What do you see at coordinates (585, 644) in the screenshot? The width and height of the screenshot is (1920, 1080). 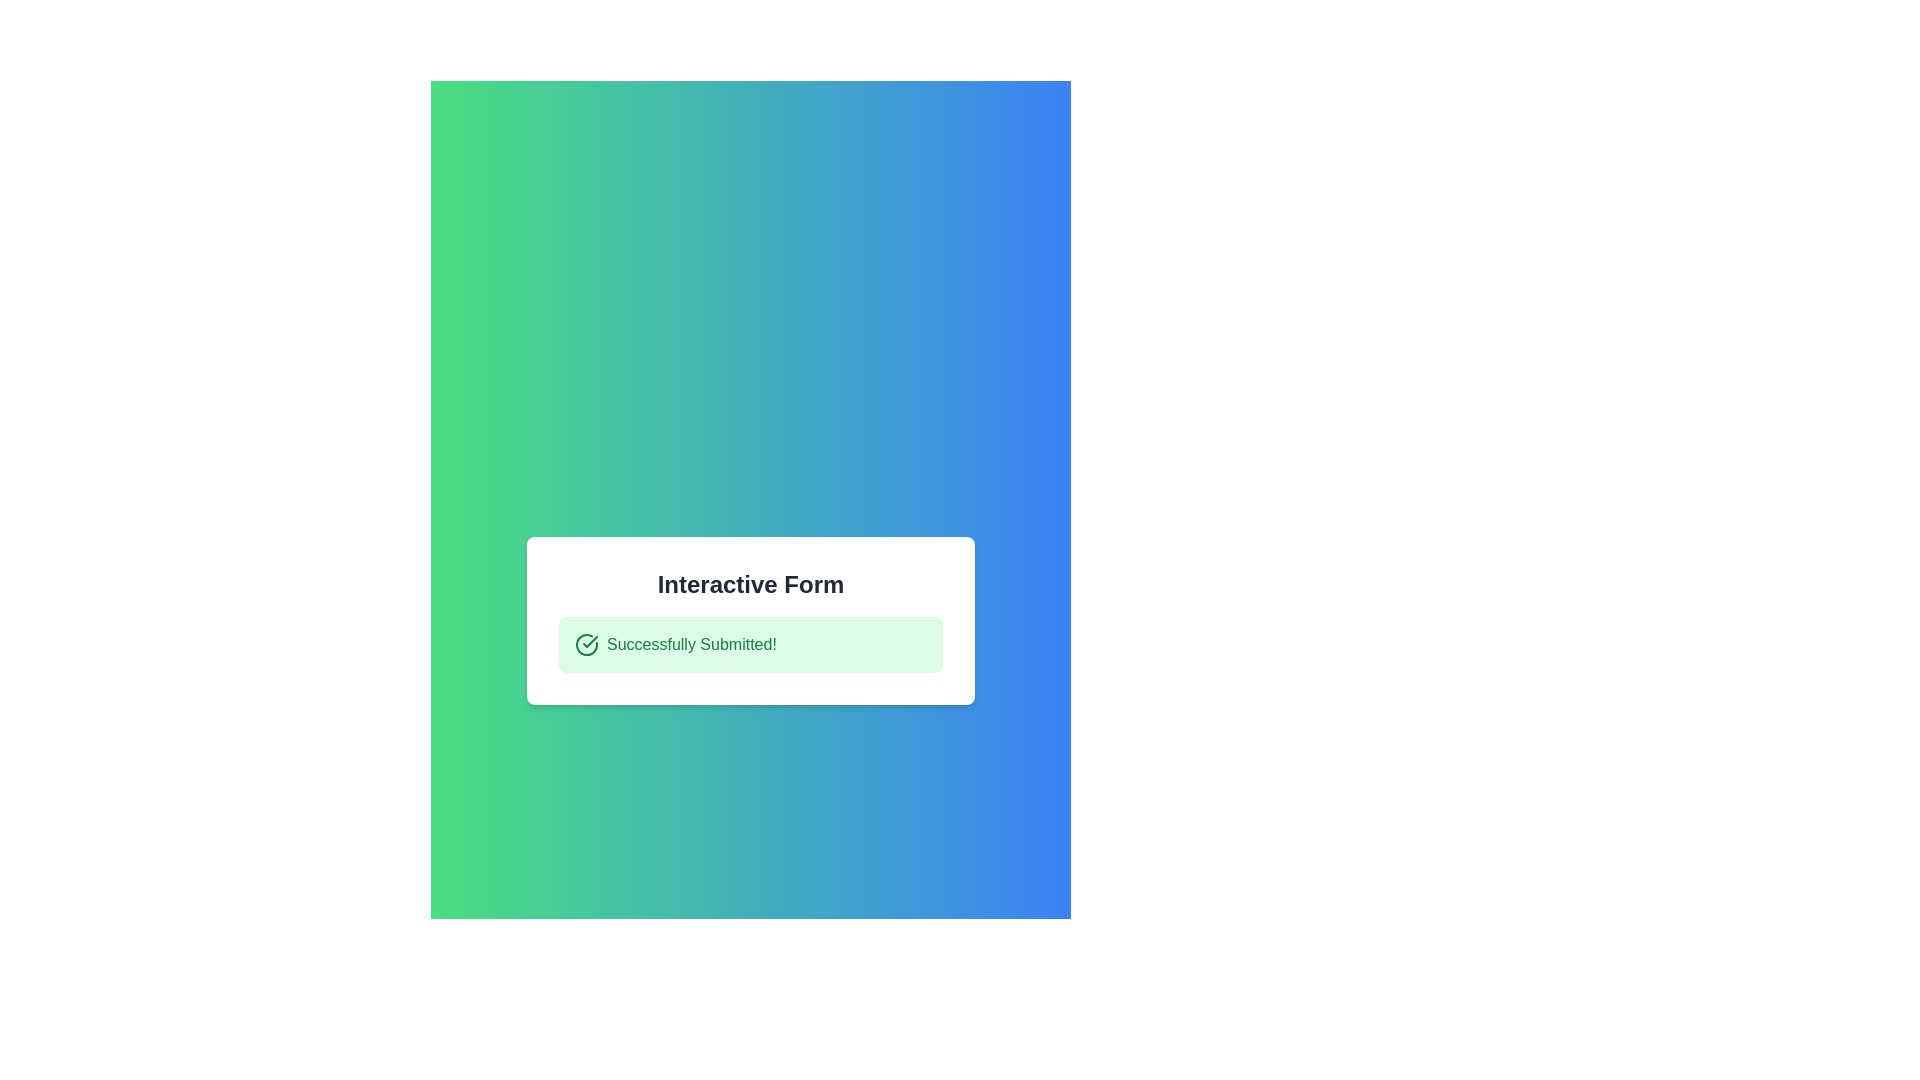 I see `the success indicator icon located to the left of the 'Successfully Submitted!' text within the green notification box at the bottom-center of the interface` at bounding box center [585, 644].